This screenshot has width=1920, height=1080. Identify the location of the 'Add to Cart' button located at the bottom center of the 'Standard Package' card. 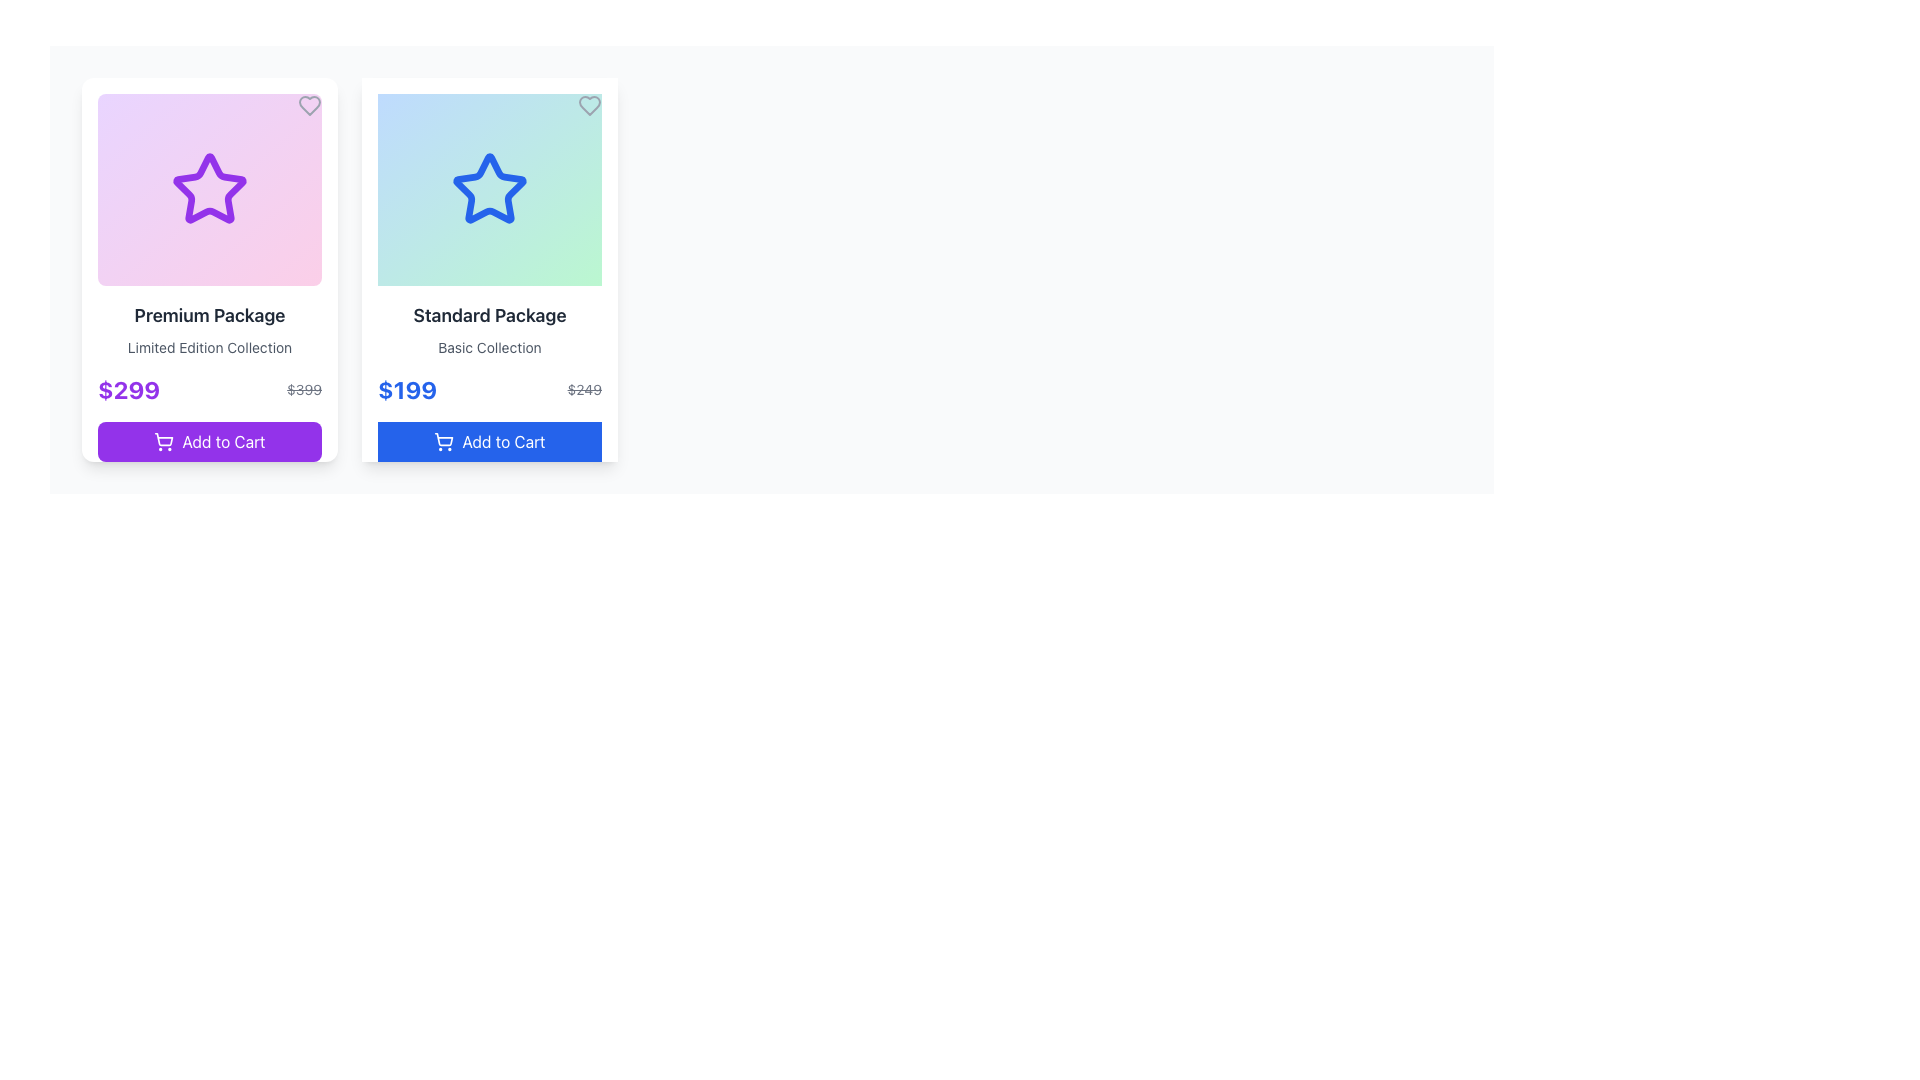
(489, 441).